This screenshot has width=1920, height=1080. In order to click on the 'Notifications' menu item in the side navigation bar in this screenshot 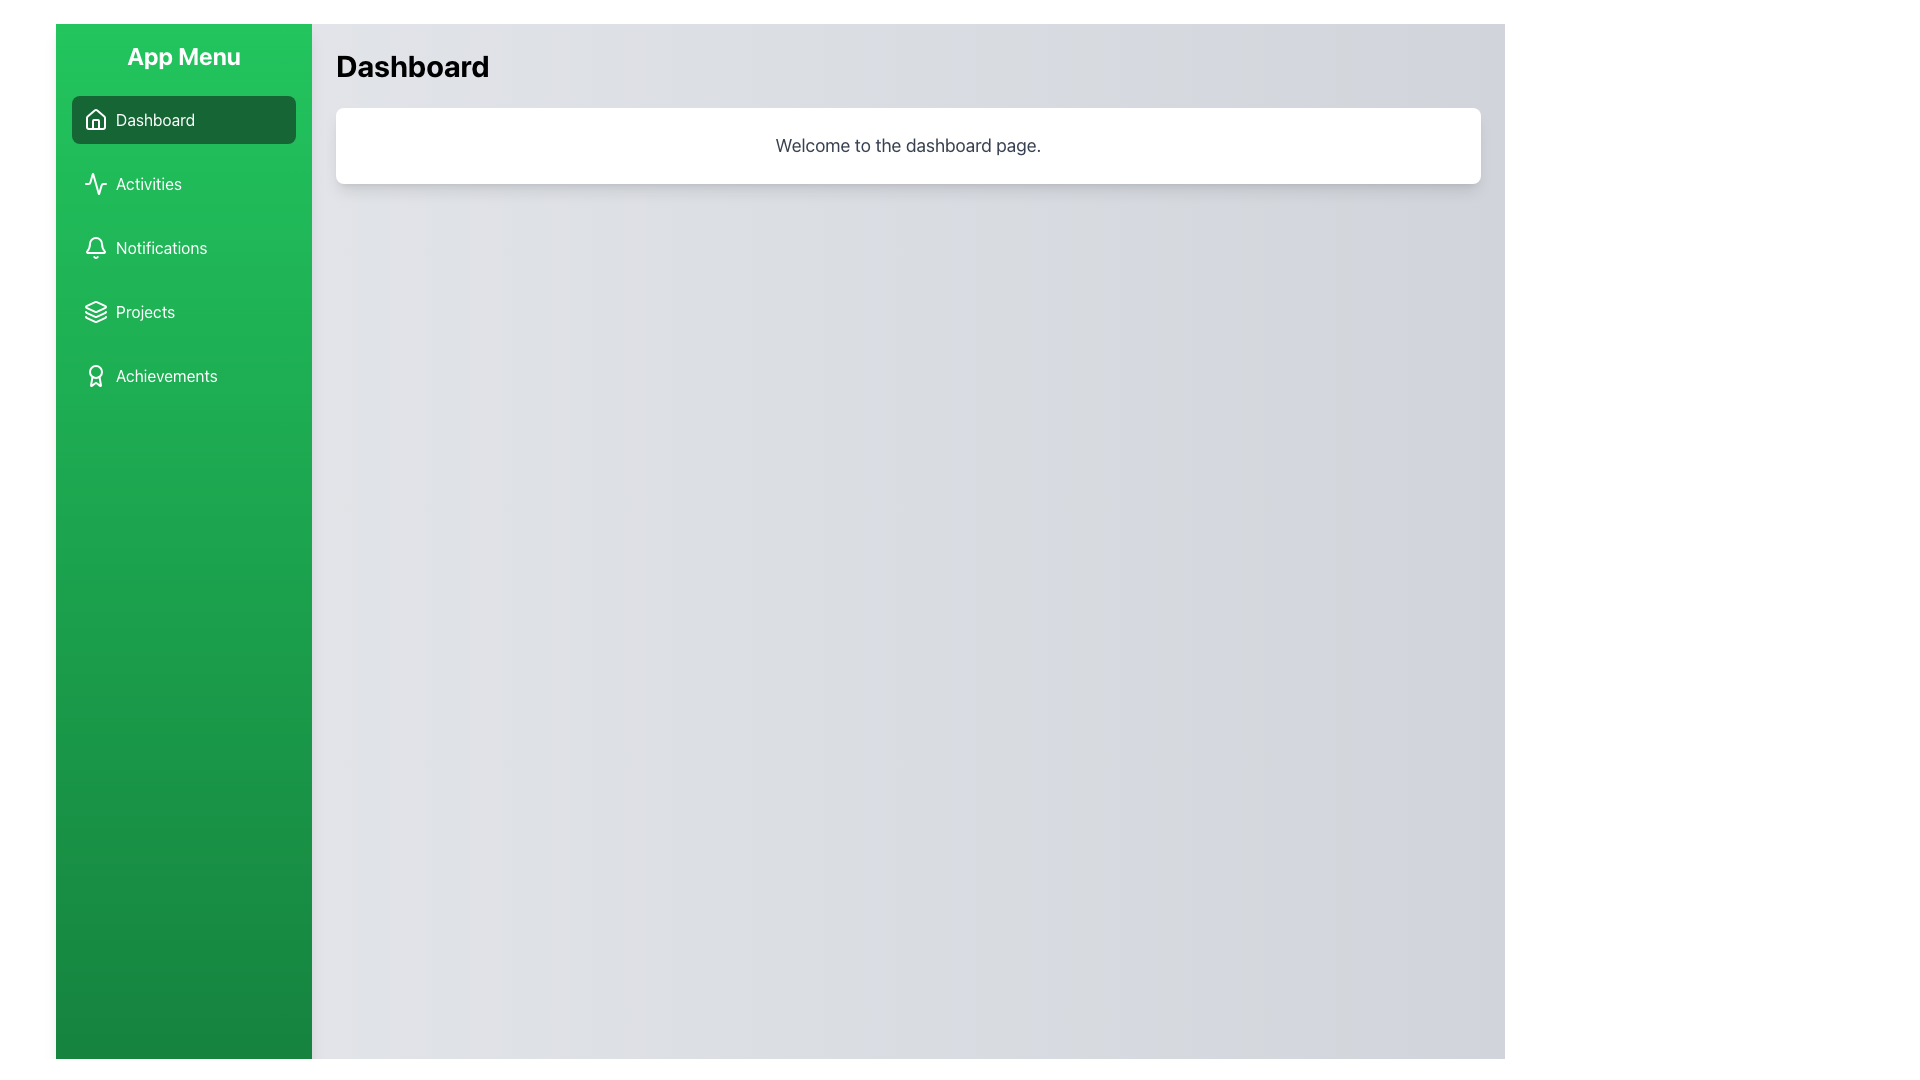, I will do `click(183, 246)`.